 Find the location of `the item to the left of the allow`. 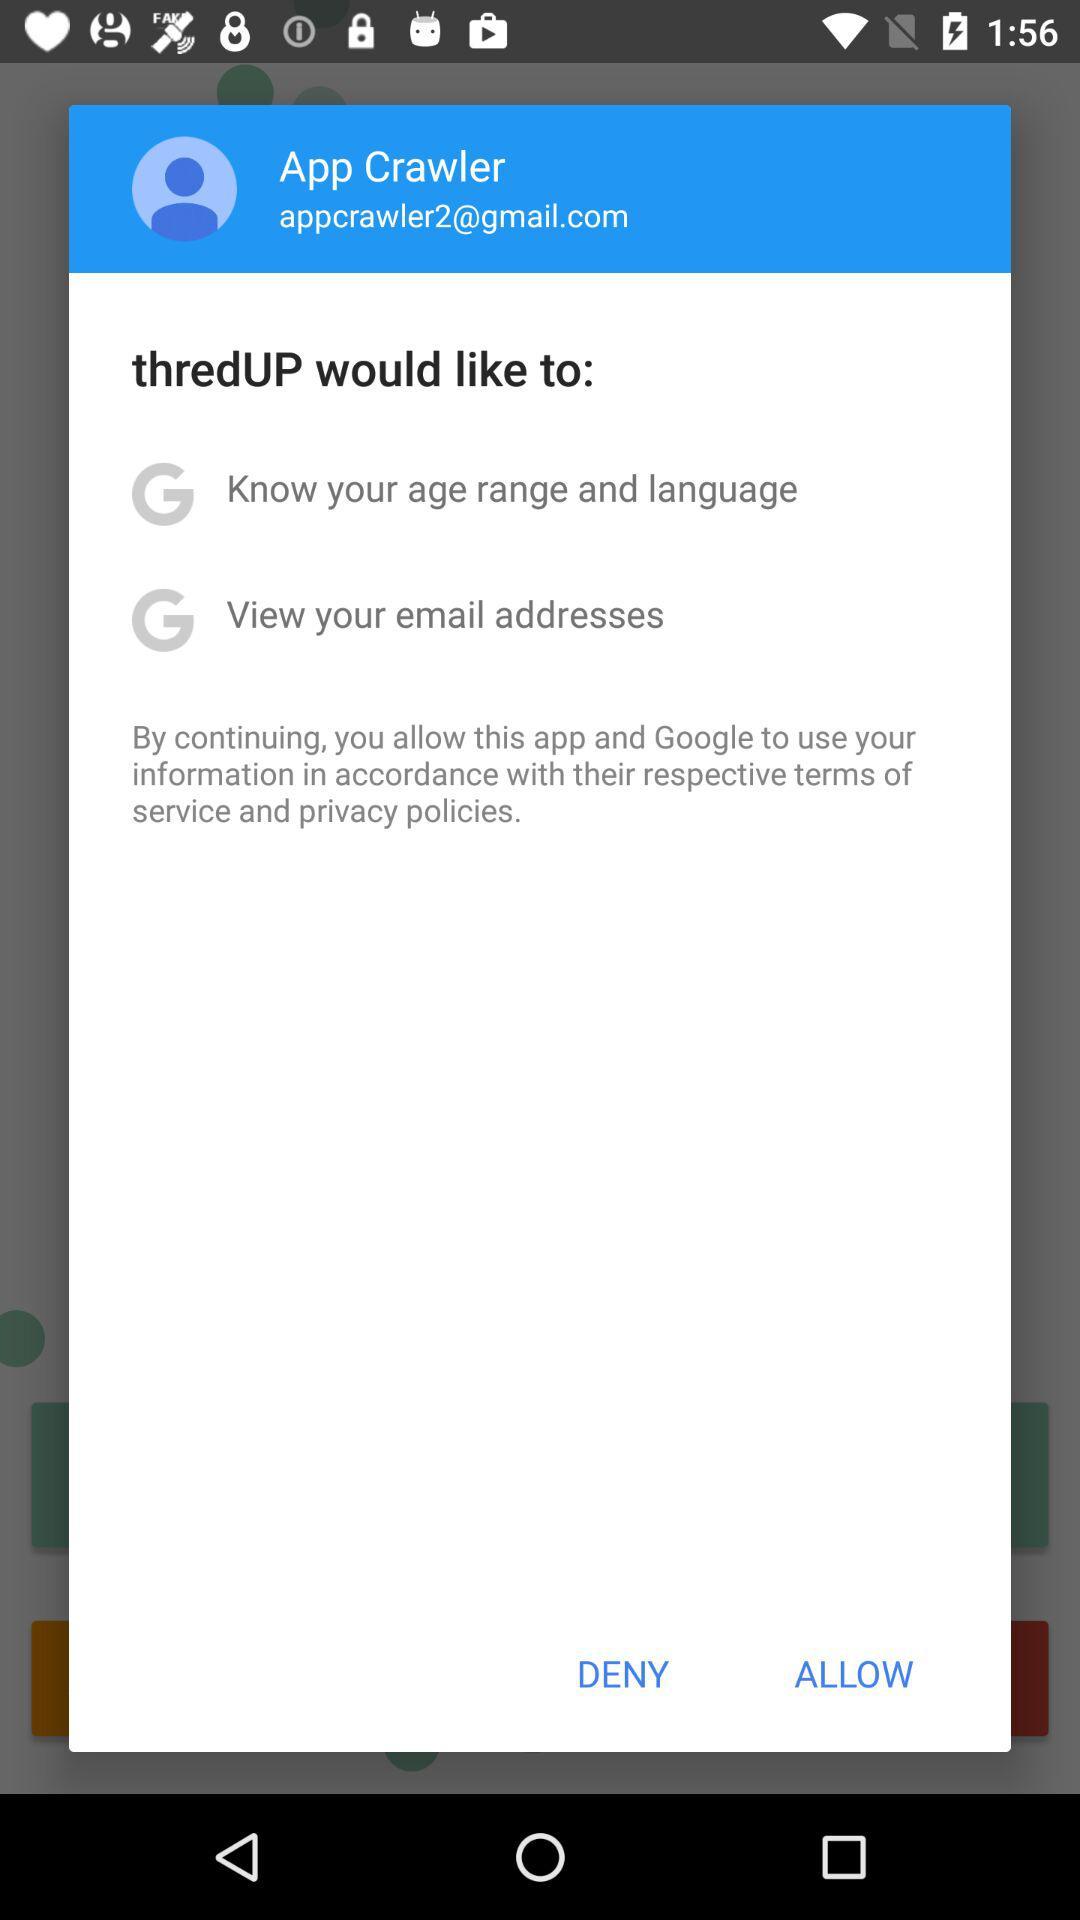

the item to the left of the allow is located at coordinates (621, 1673).